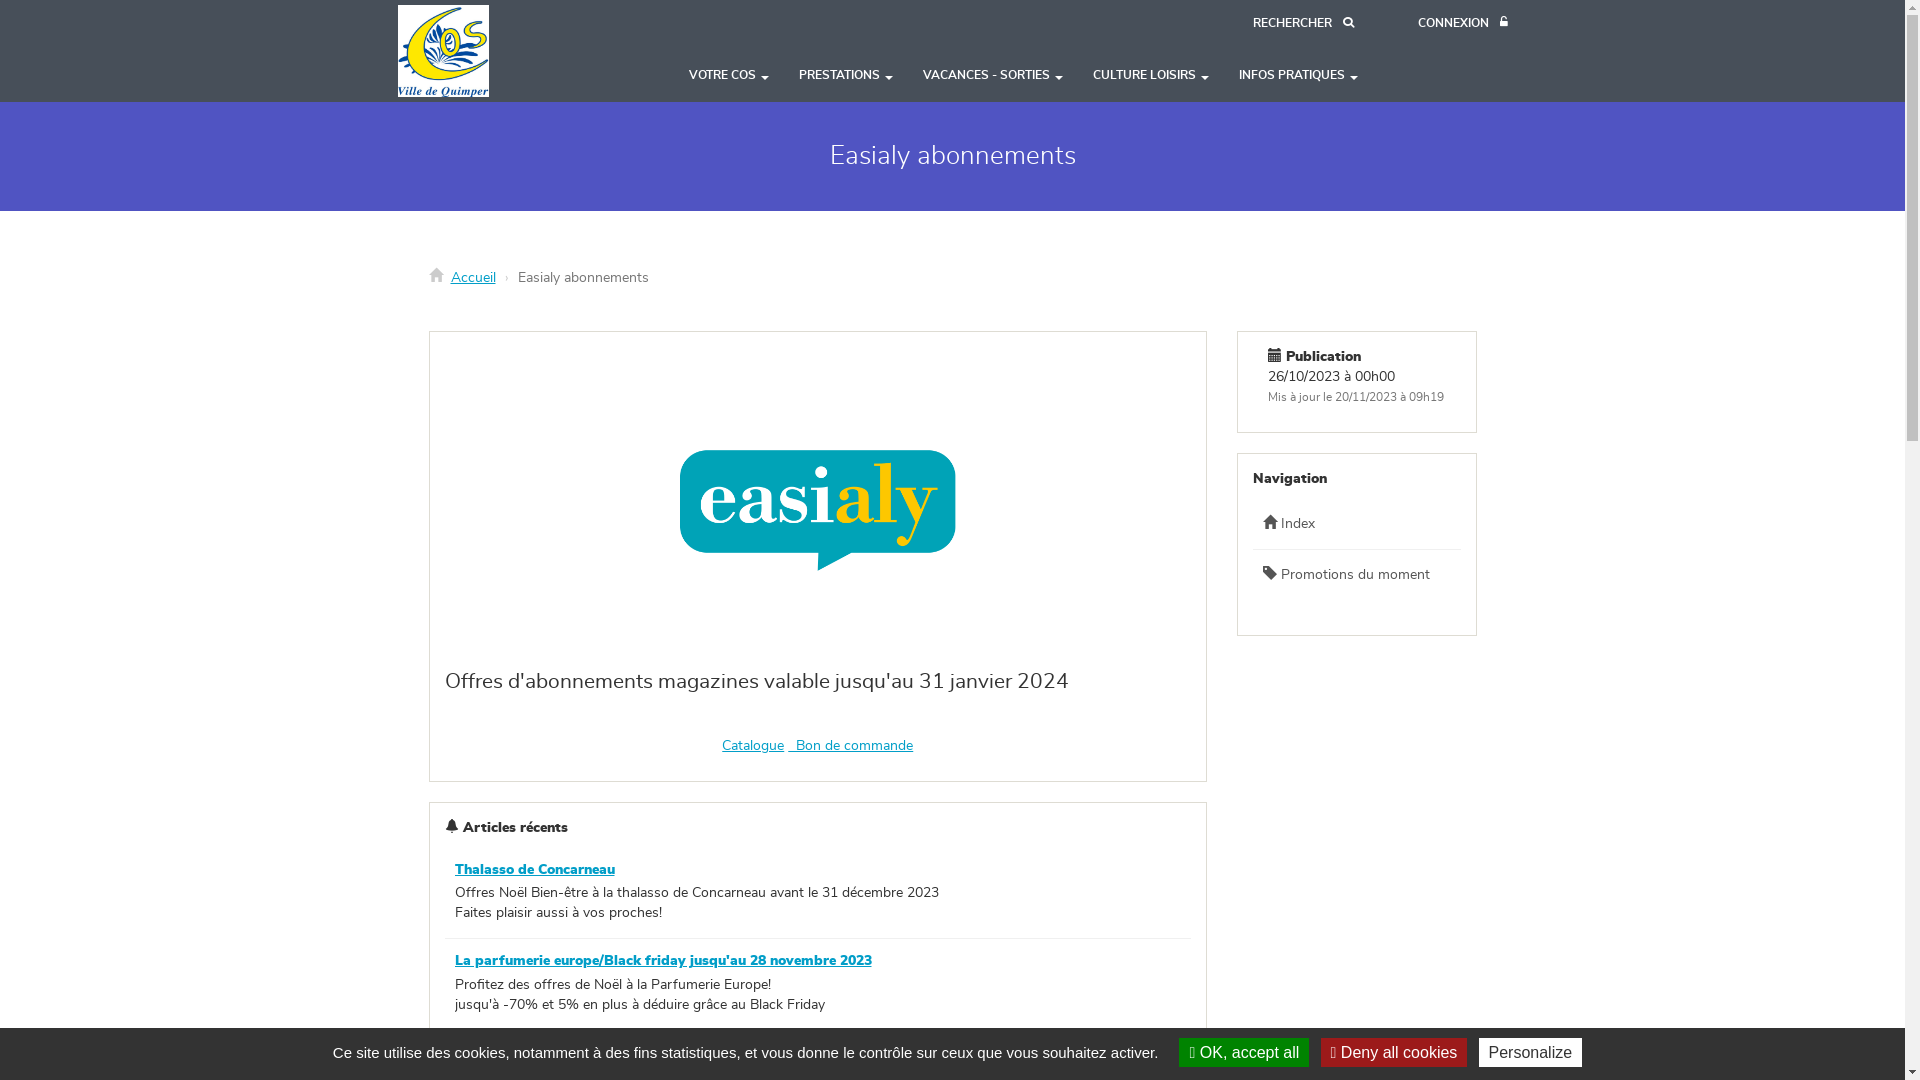 The width and height of the screenshot is (1920, 1080). Describe the element at coordinates (752, 745) in the screenshot. I see `'Catalogue'` at that location.